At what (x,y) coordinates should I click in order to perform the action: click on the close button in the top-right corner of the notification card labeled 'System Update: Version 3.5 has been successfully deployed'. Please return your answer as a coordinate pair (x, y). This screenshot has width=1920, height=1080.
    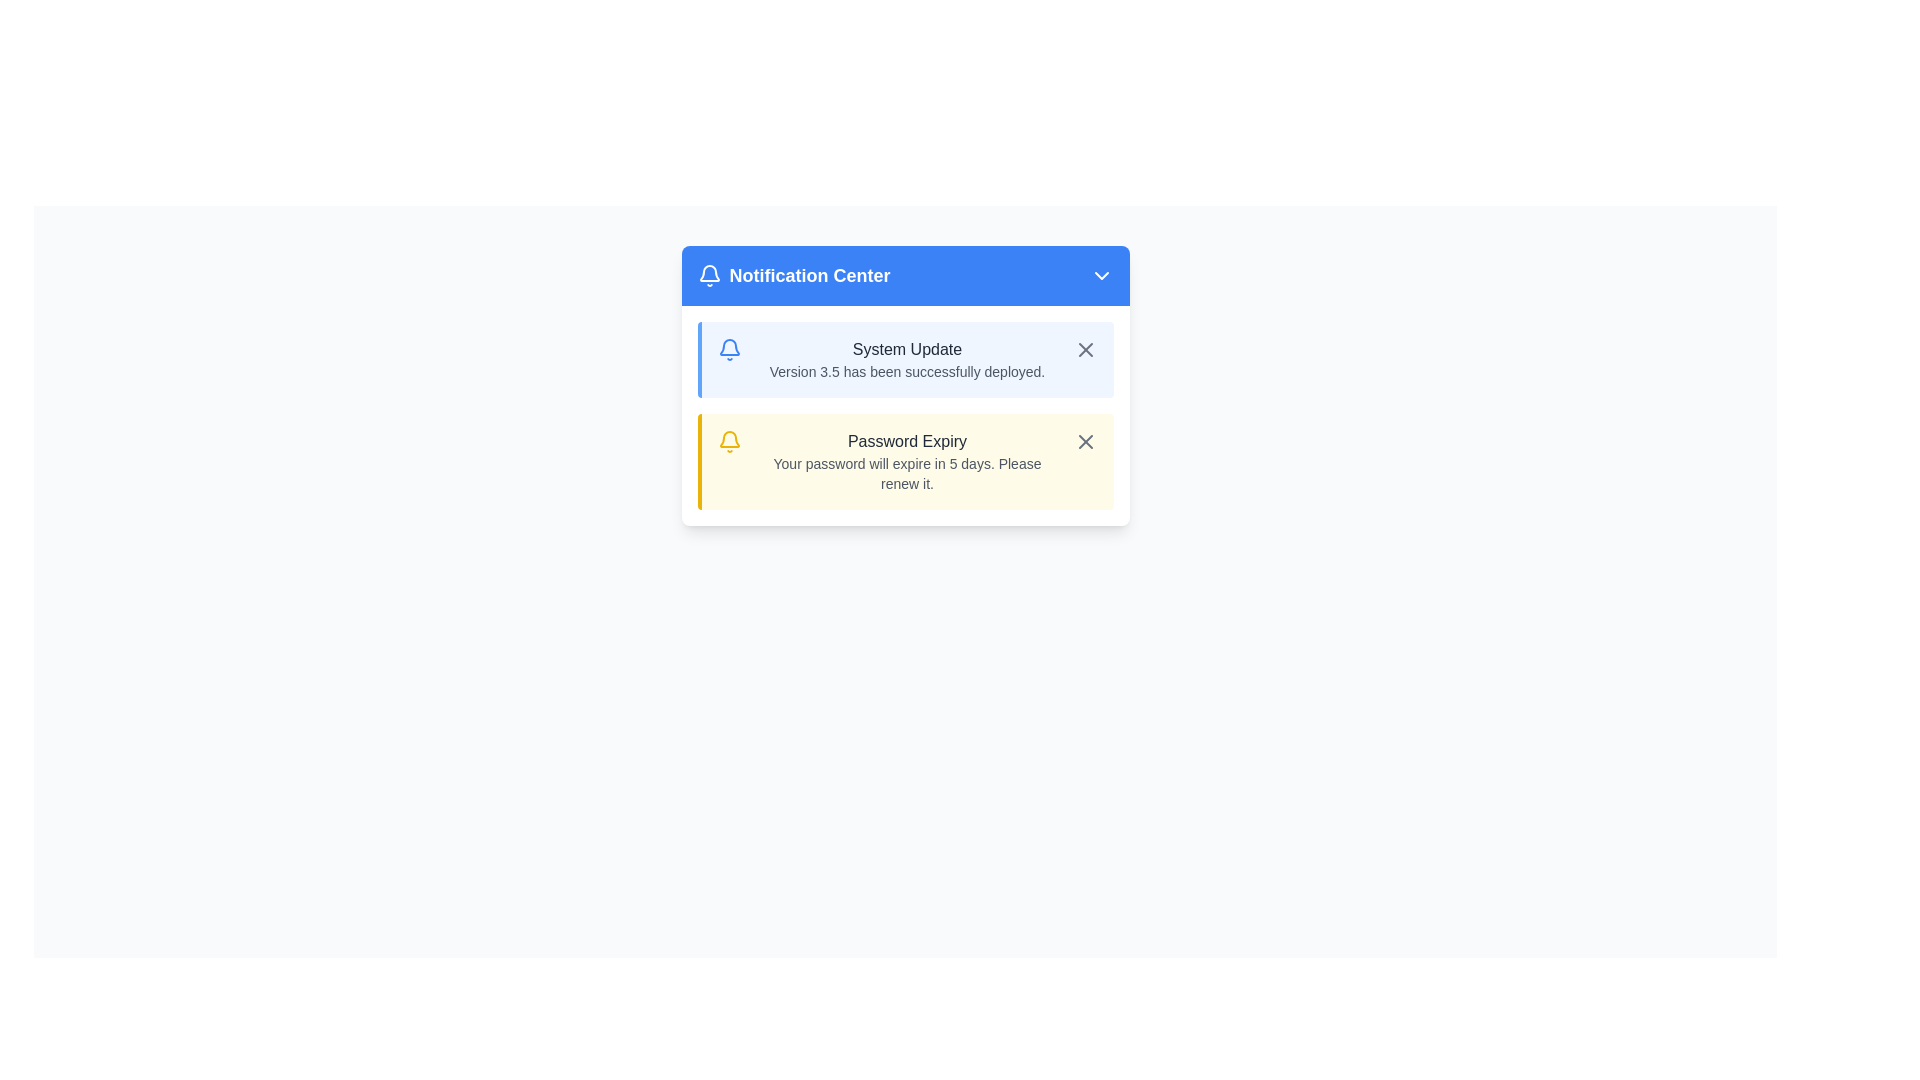
    Looking at the image, I should click on (1084, 349).